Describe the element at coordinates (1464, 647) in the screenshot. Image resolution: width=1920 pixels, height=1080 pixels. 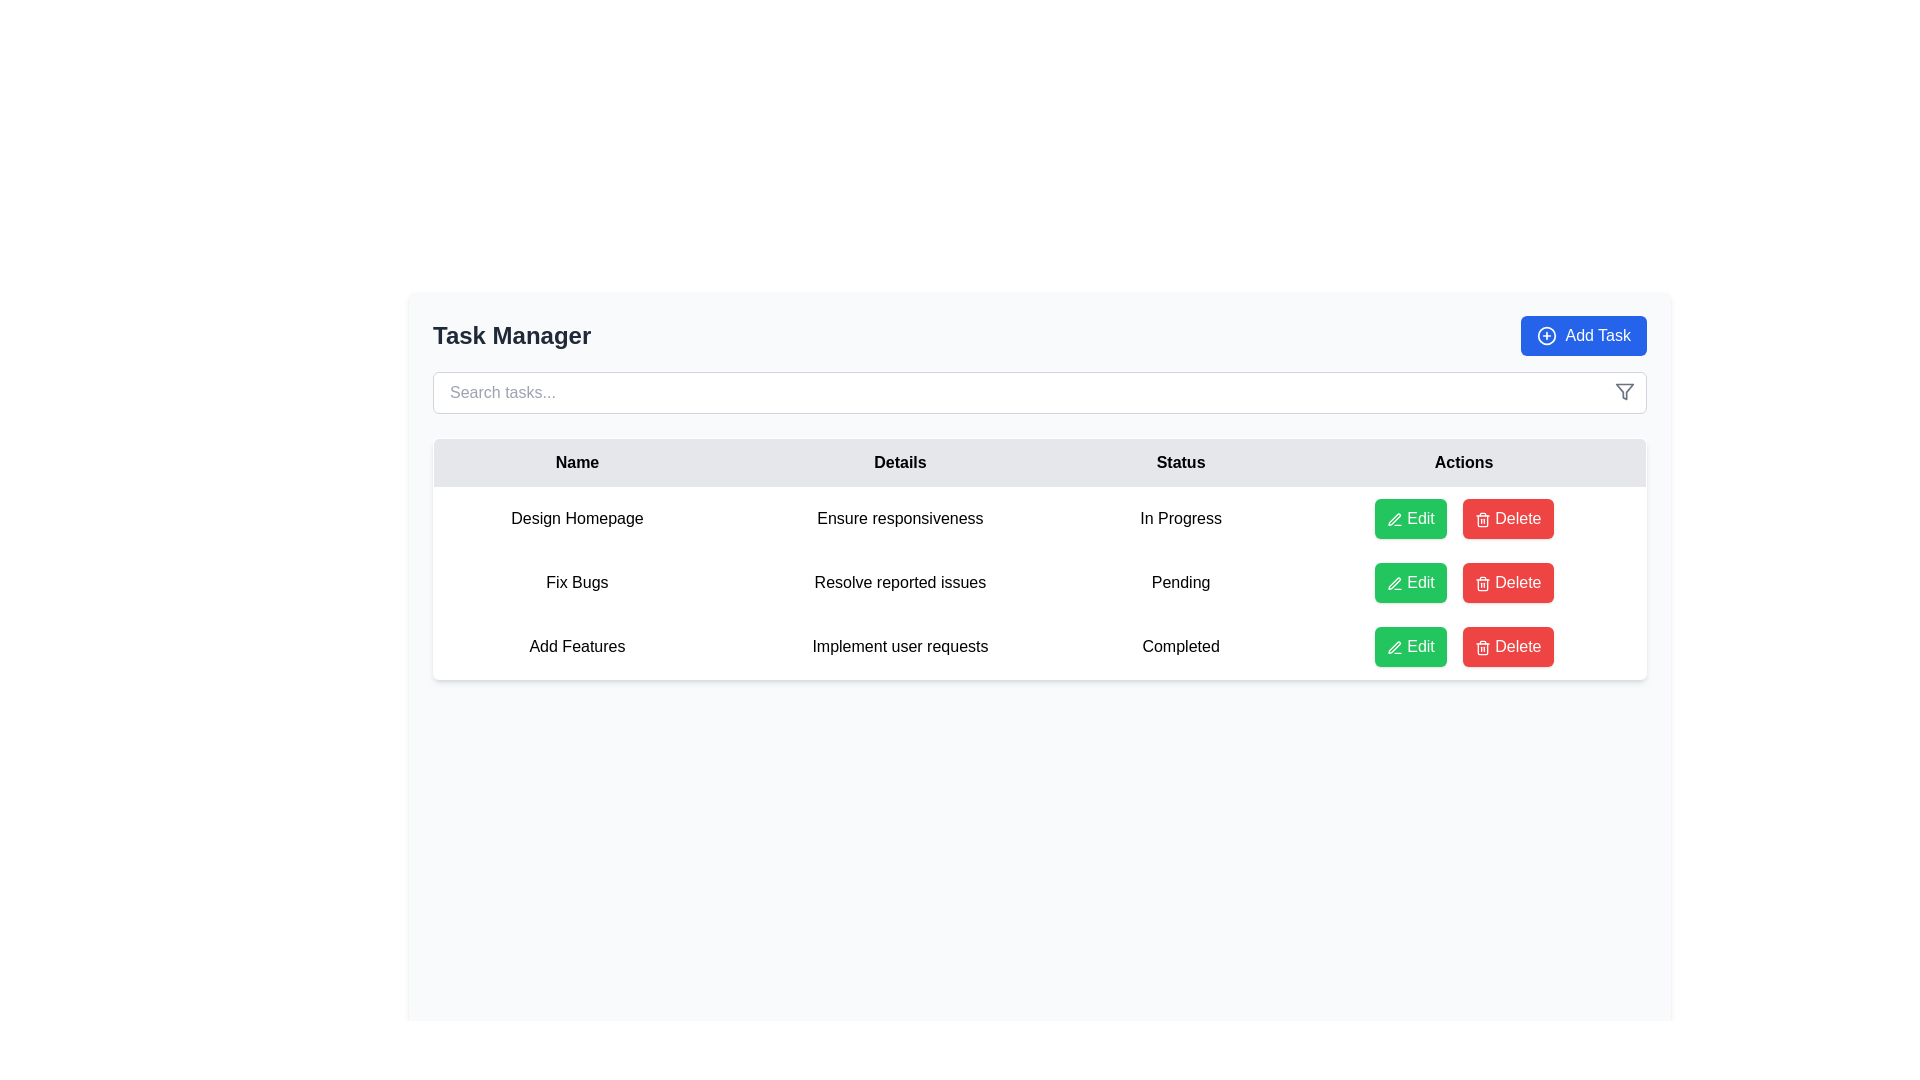
I see `the 'Delete' button in the Button Group for the task titled 'Add Features' to initiate task removal` at that location.